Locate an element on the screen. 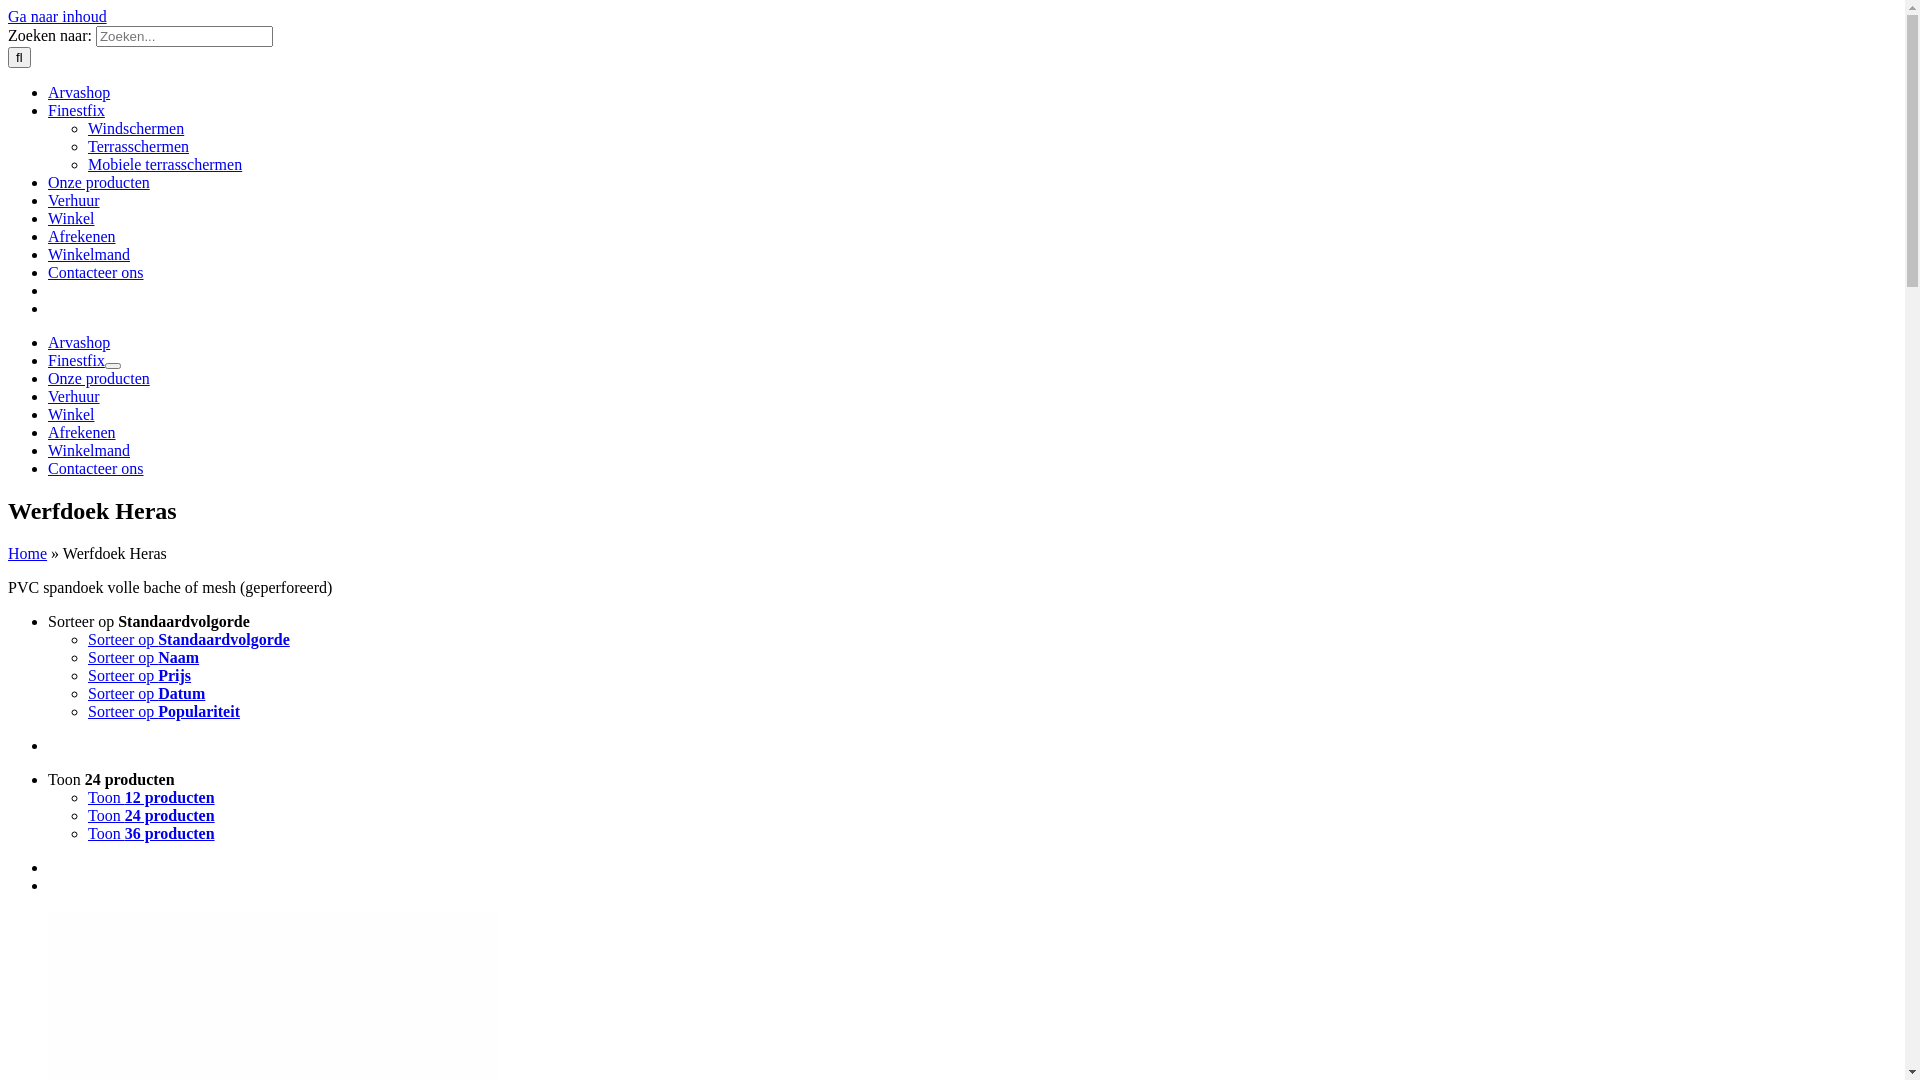 The image size is (1920, 1080). 'Windschermen' is located at coordinates (134, 128).